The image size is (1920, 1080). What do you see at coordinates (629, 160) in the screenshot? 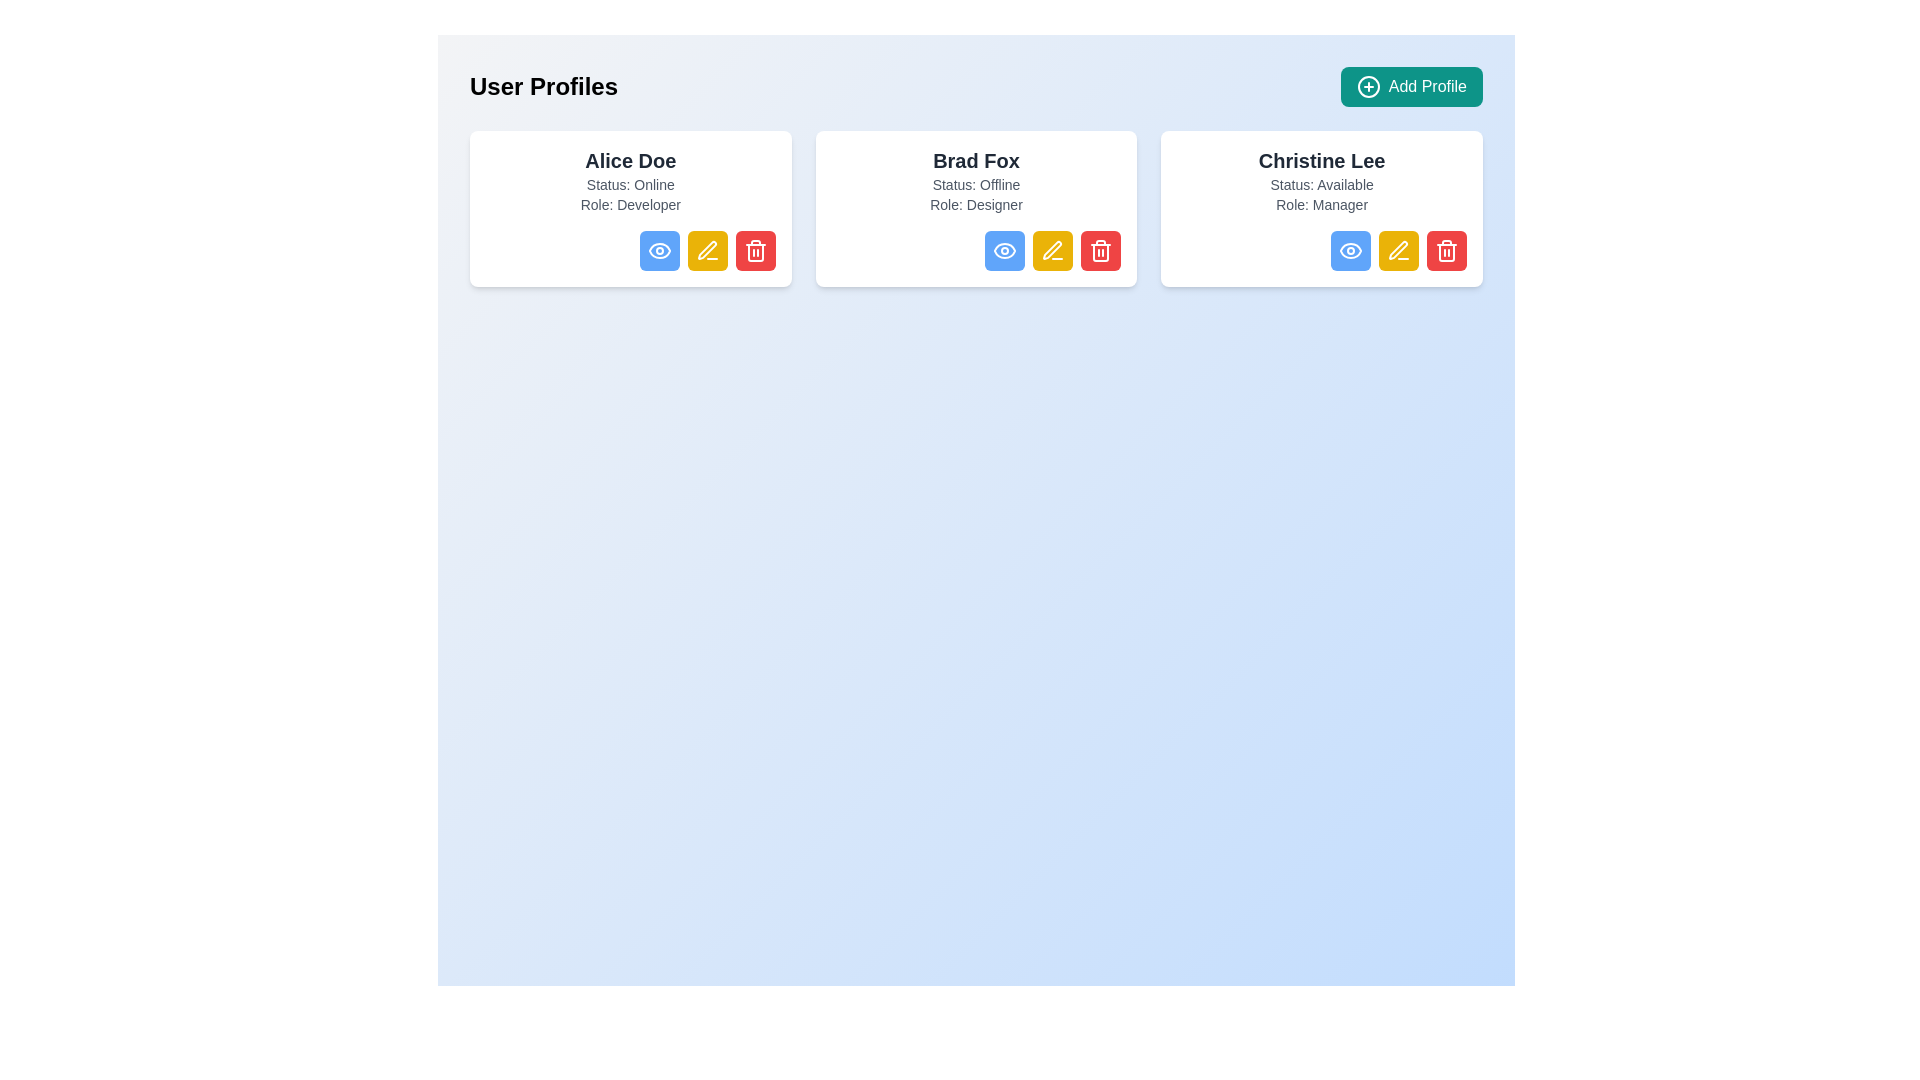
I see `the text label displaying 'Alice Doe', which serves as the heading for the profile card in the leftmost profile card of the grid` at bounding box center [629, 160].